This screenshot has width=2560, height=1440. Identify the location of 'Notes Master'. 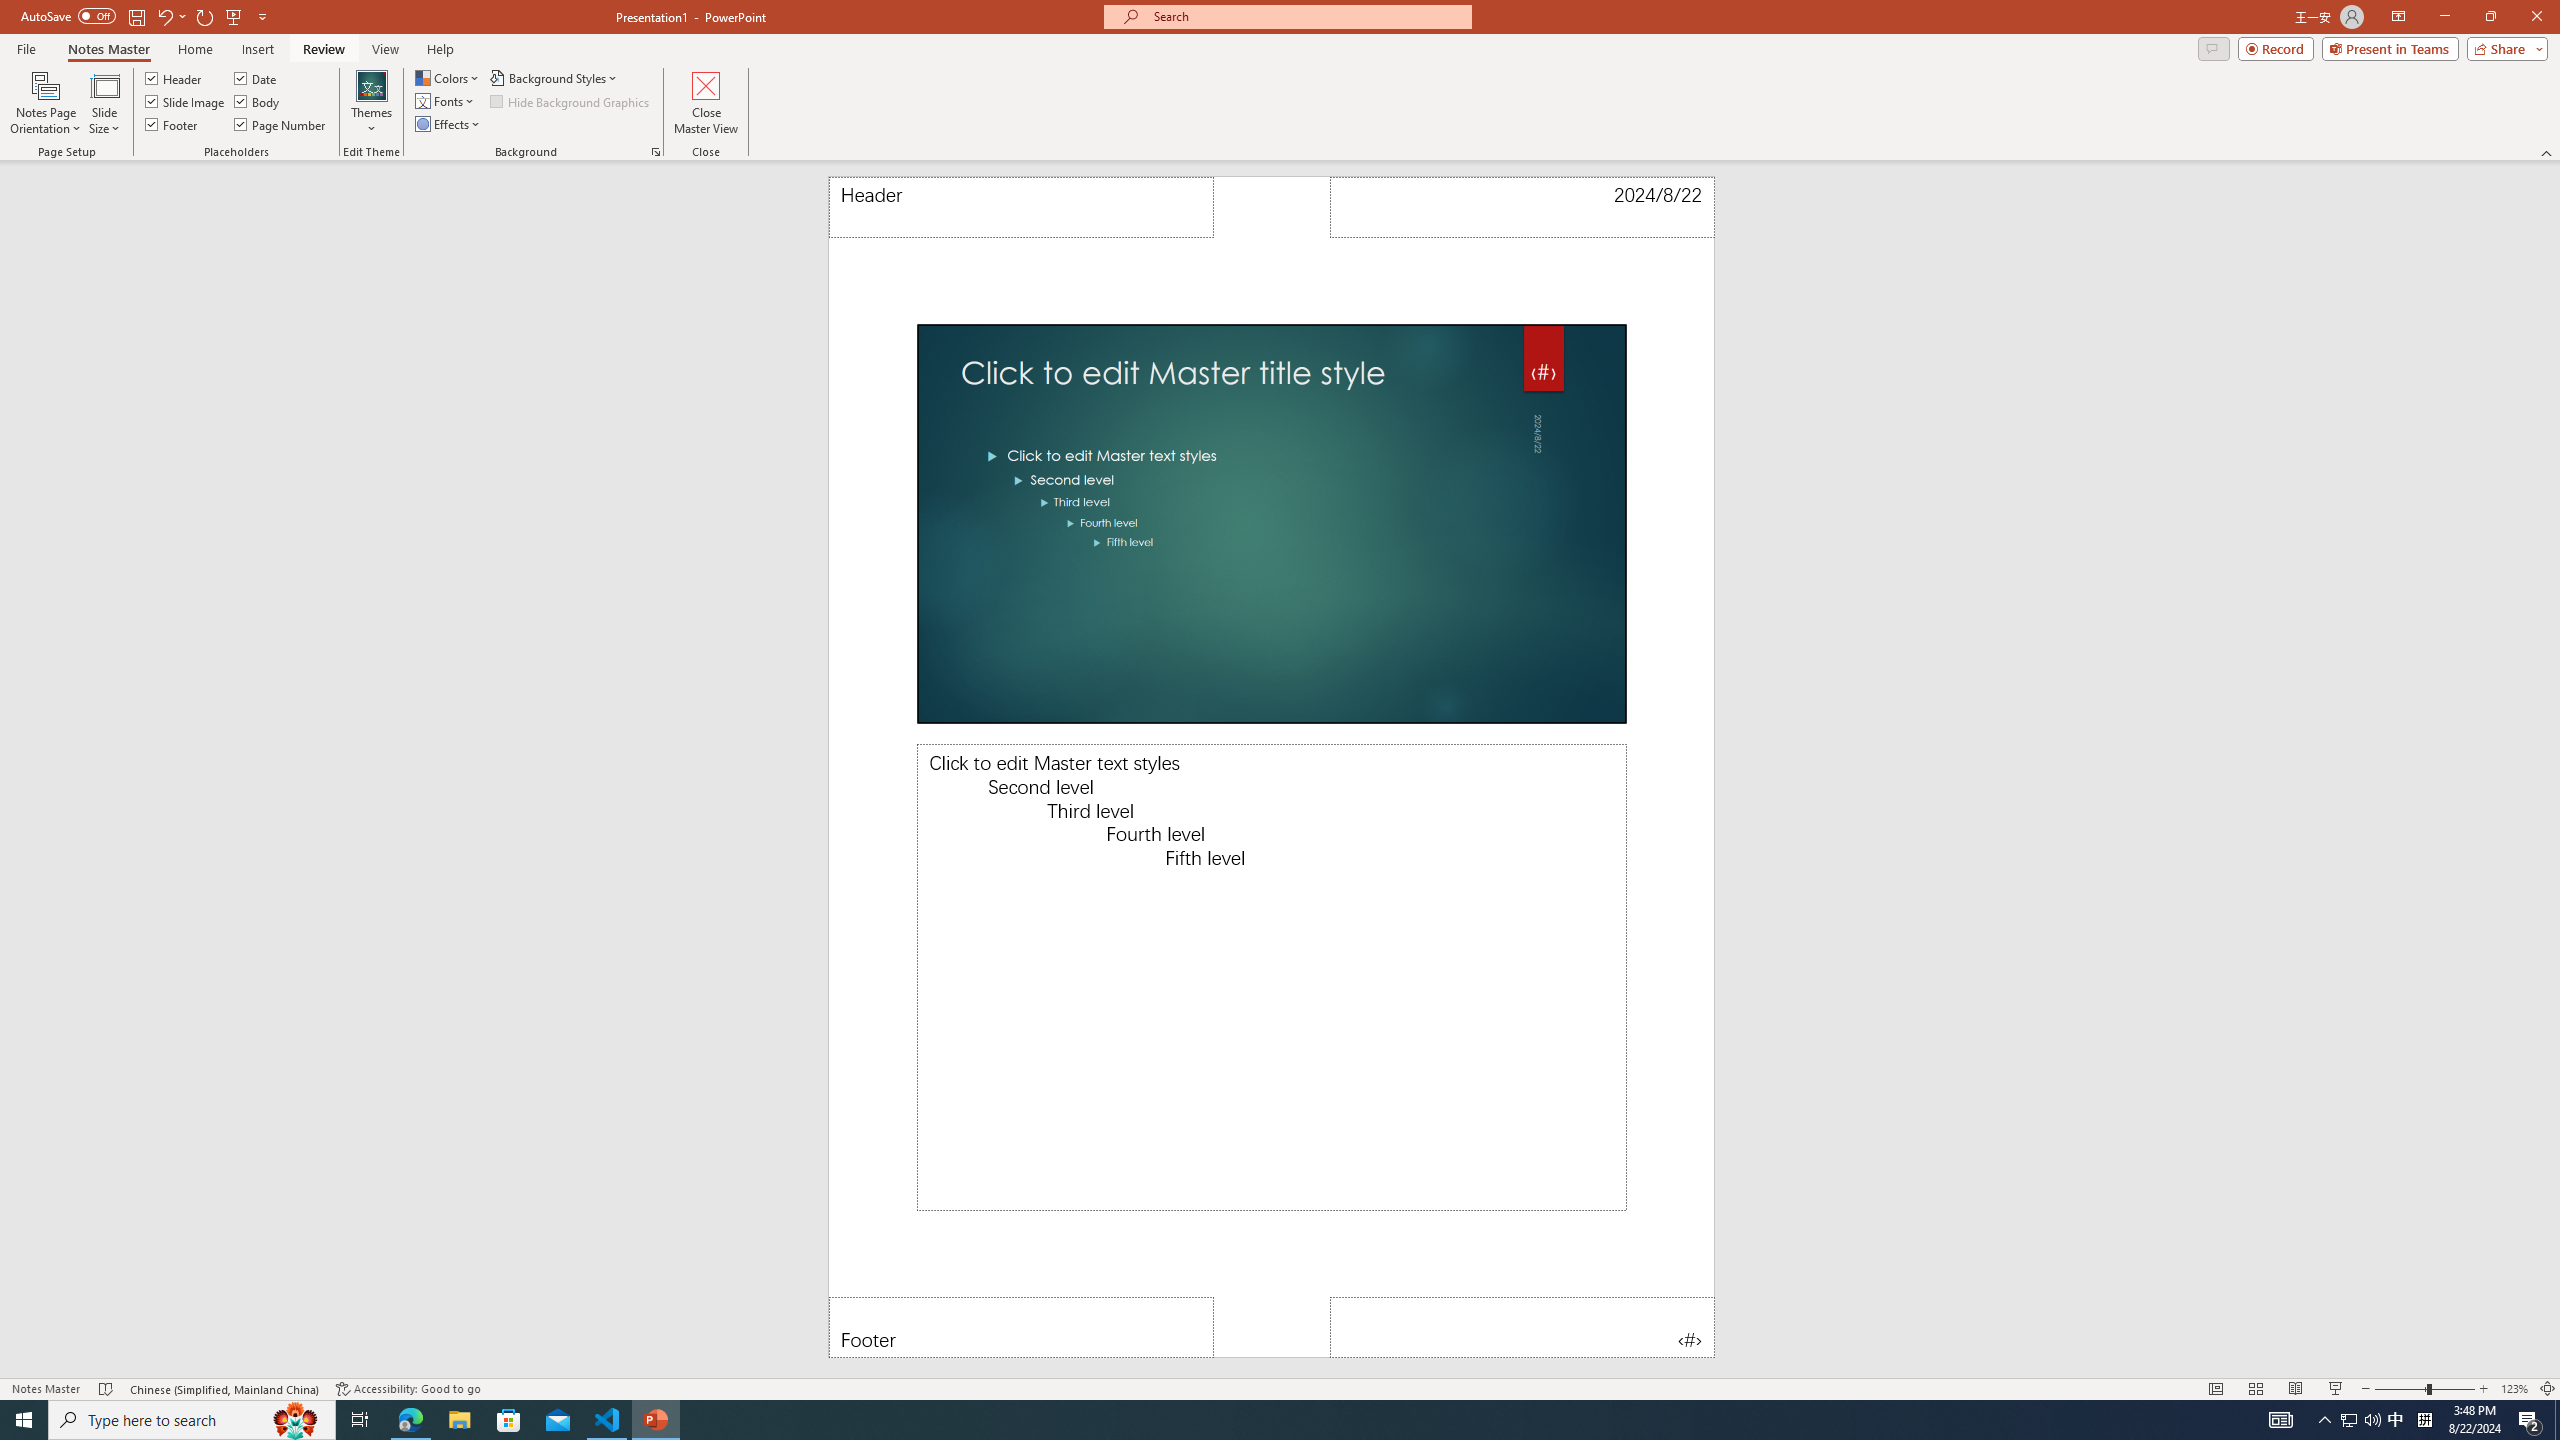
(107, 49).